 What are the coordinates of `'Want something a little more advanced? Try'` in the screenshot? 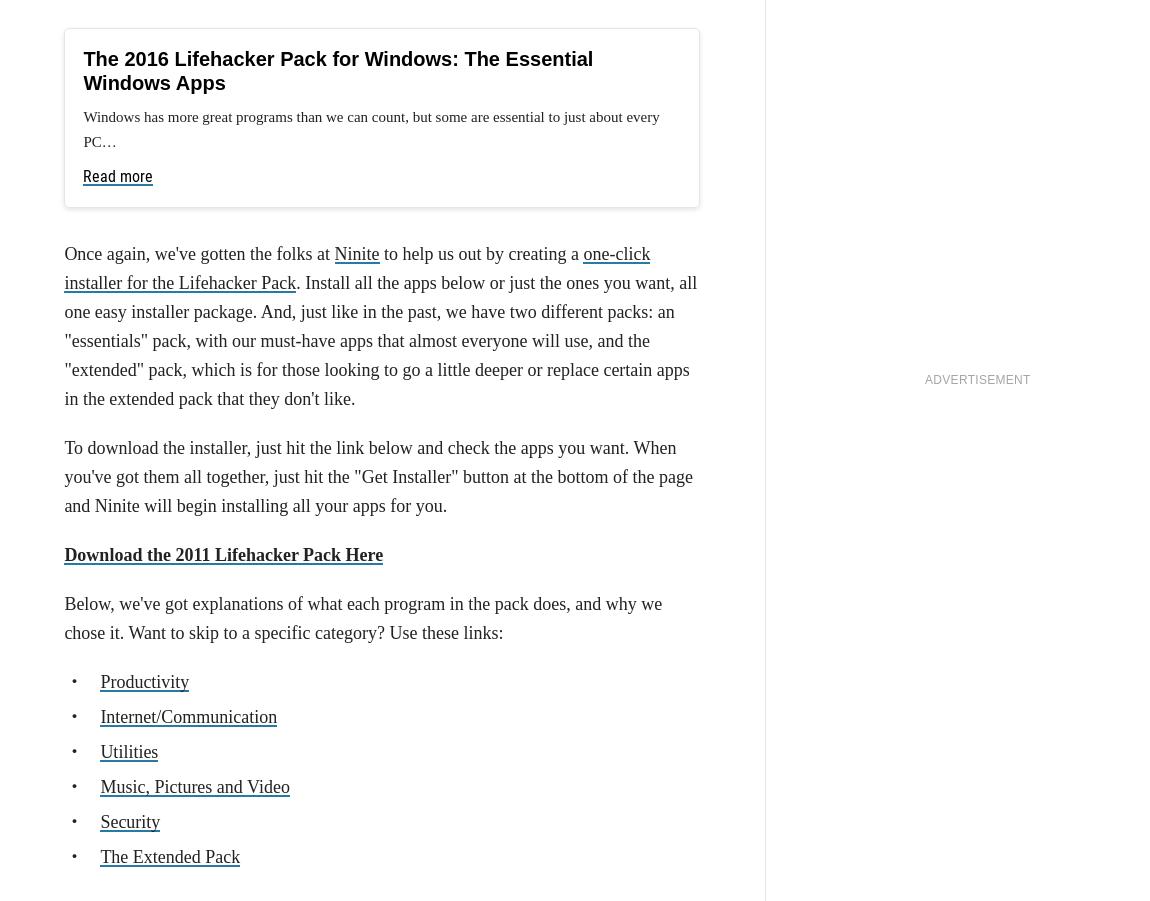 It's located at (224, 66).